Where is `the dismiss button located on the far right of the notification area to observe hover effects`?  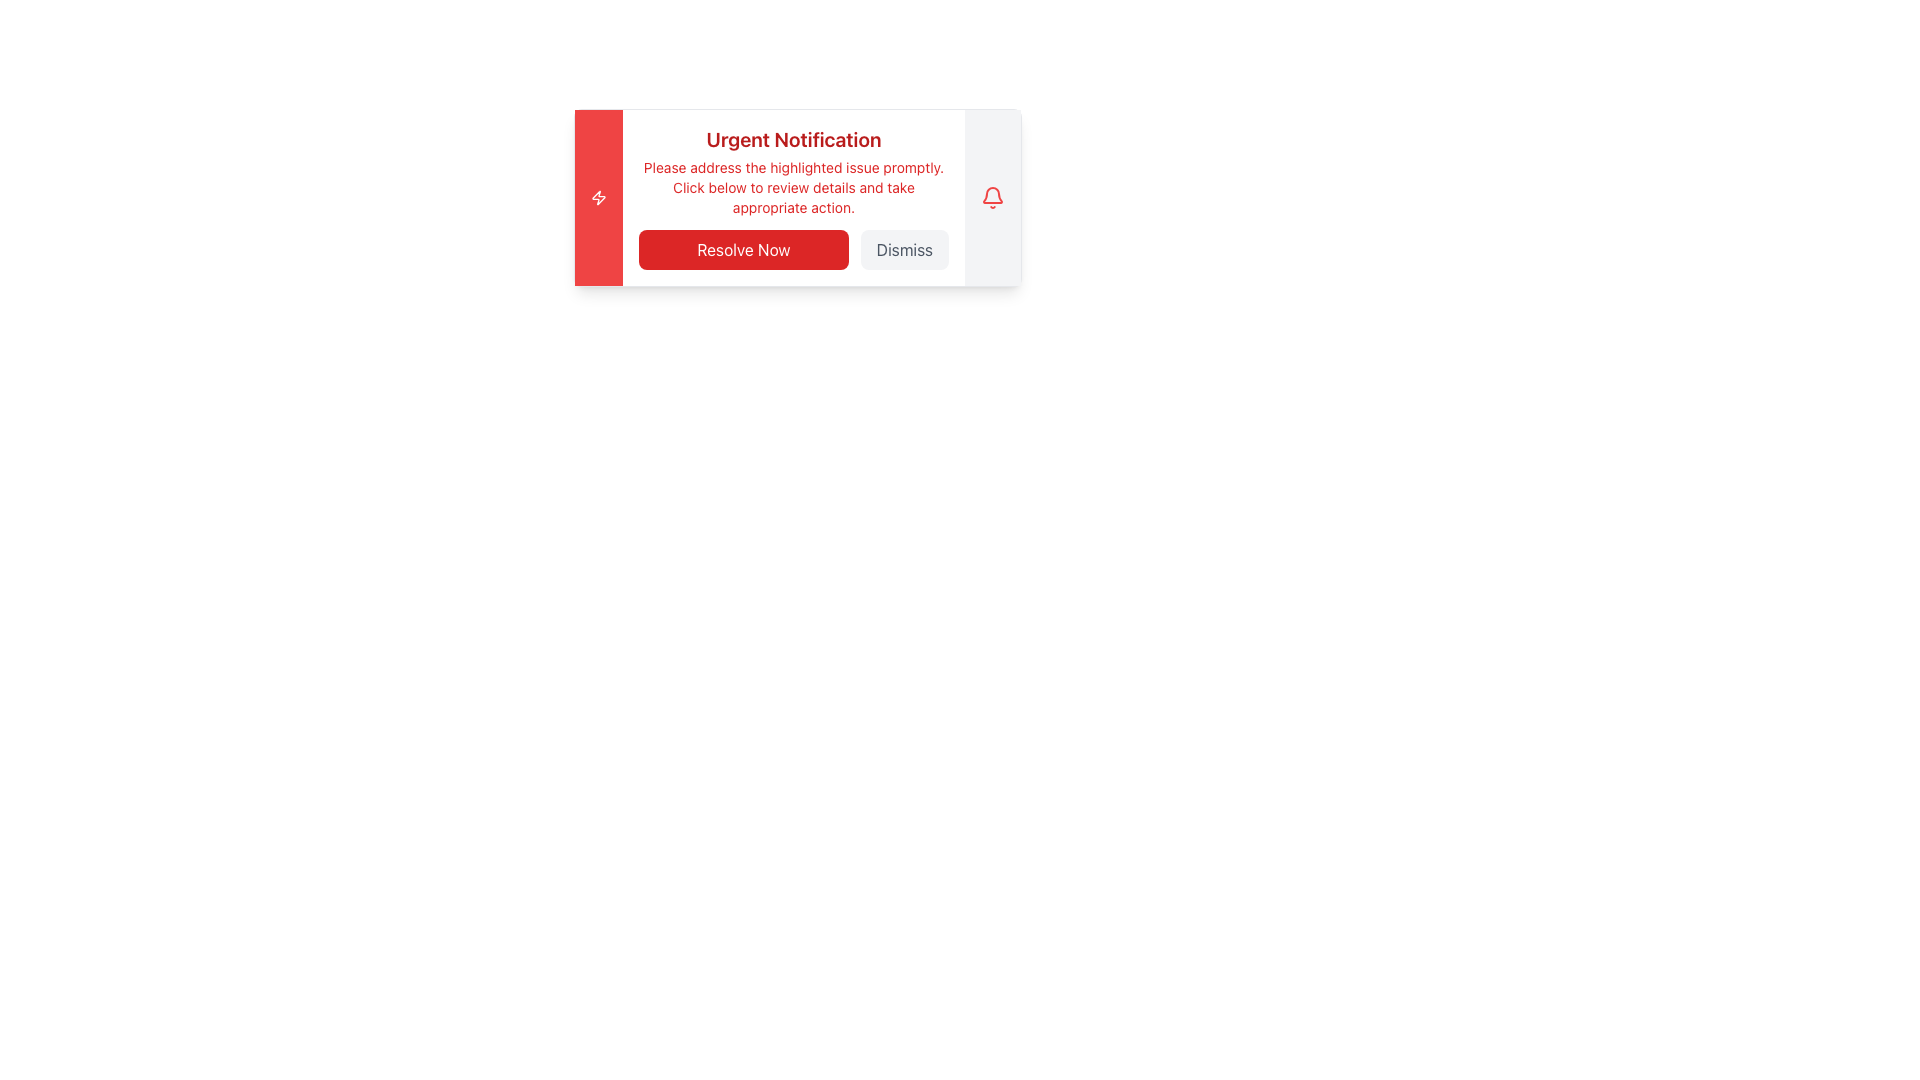
the dismiss button located on the far right of the notification area to observe hover effects is located at coordinates (903, 249).